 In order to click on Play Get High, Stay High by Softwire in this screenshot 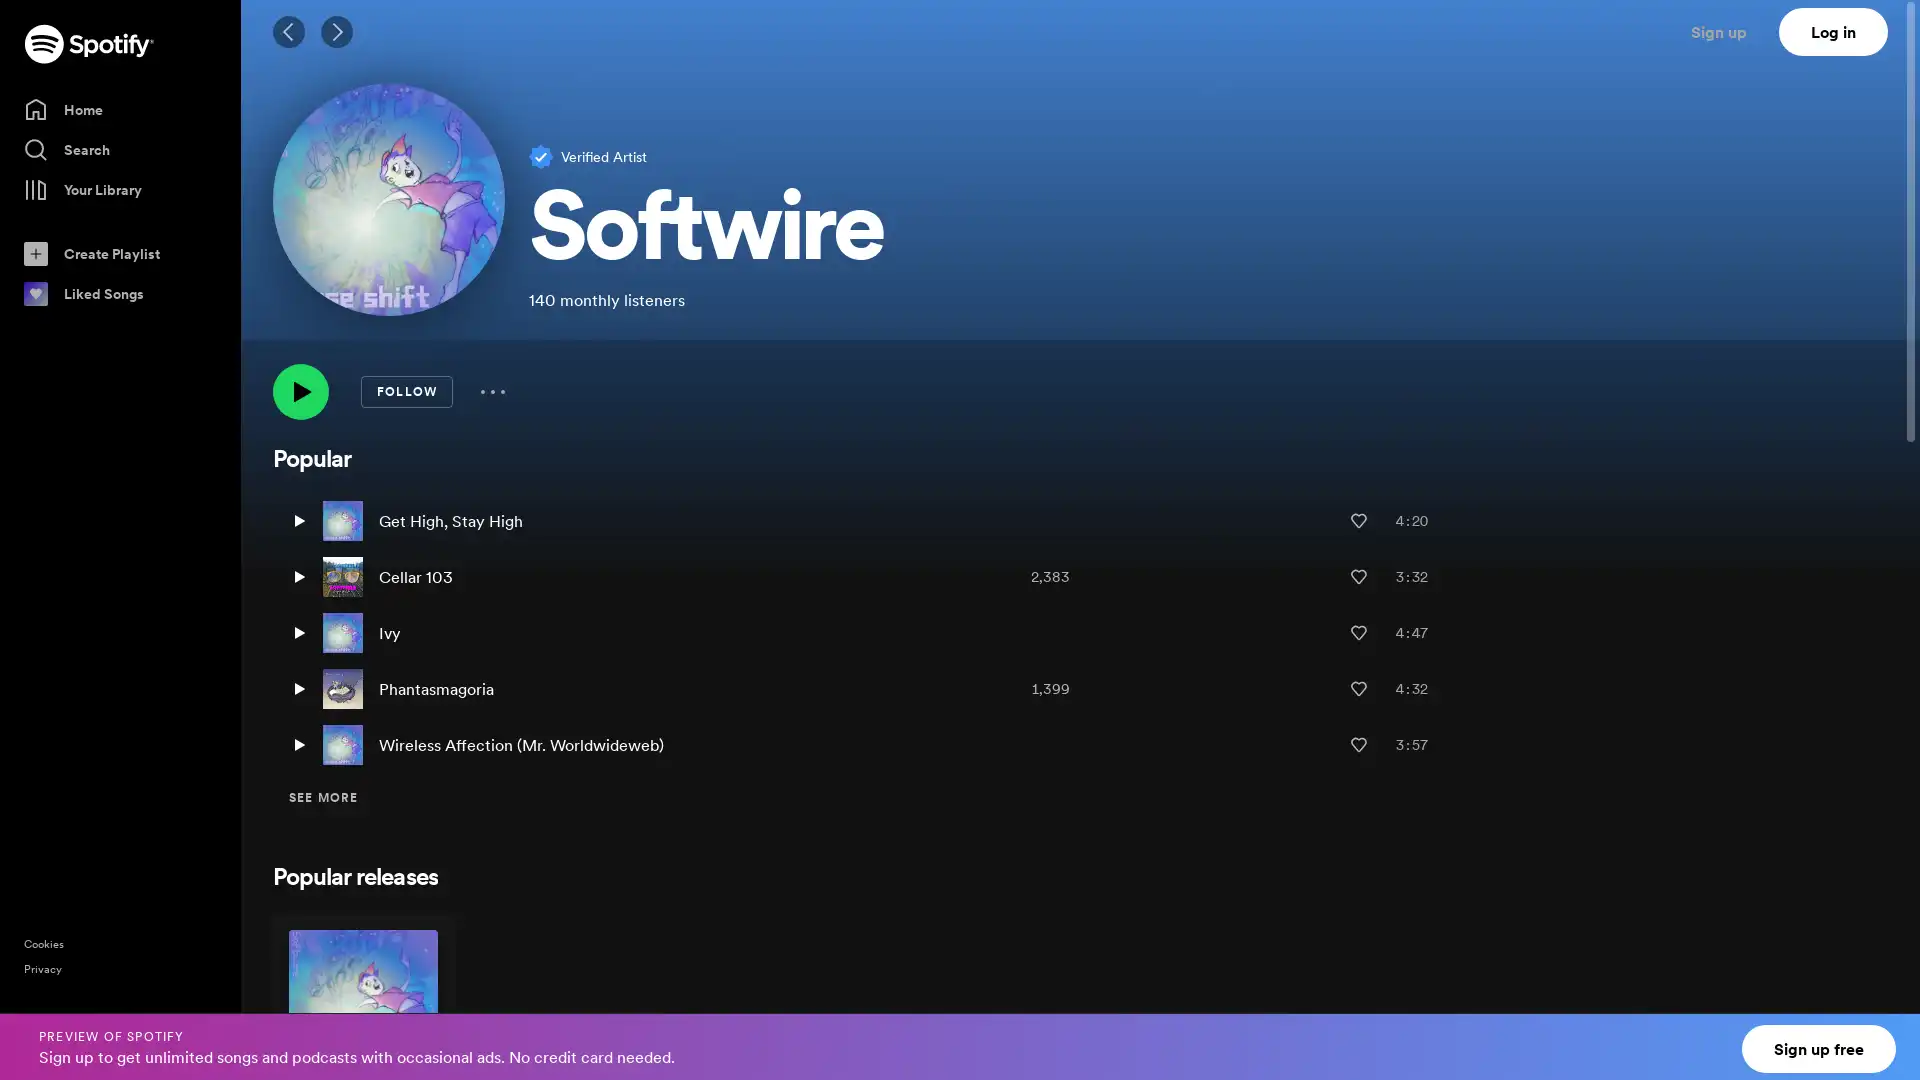, I will do `click(297, 519)`.